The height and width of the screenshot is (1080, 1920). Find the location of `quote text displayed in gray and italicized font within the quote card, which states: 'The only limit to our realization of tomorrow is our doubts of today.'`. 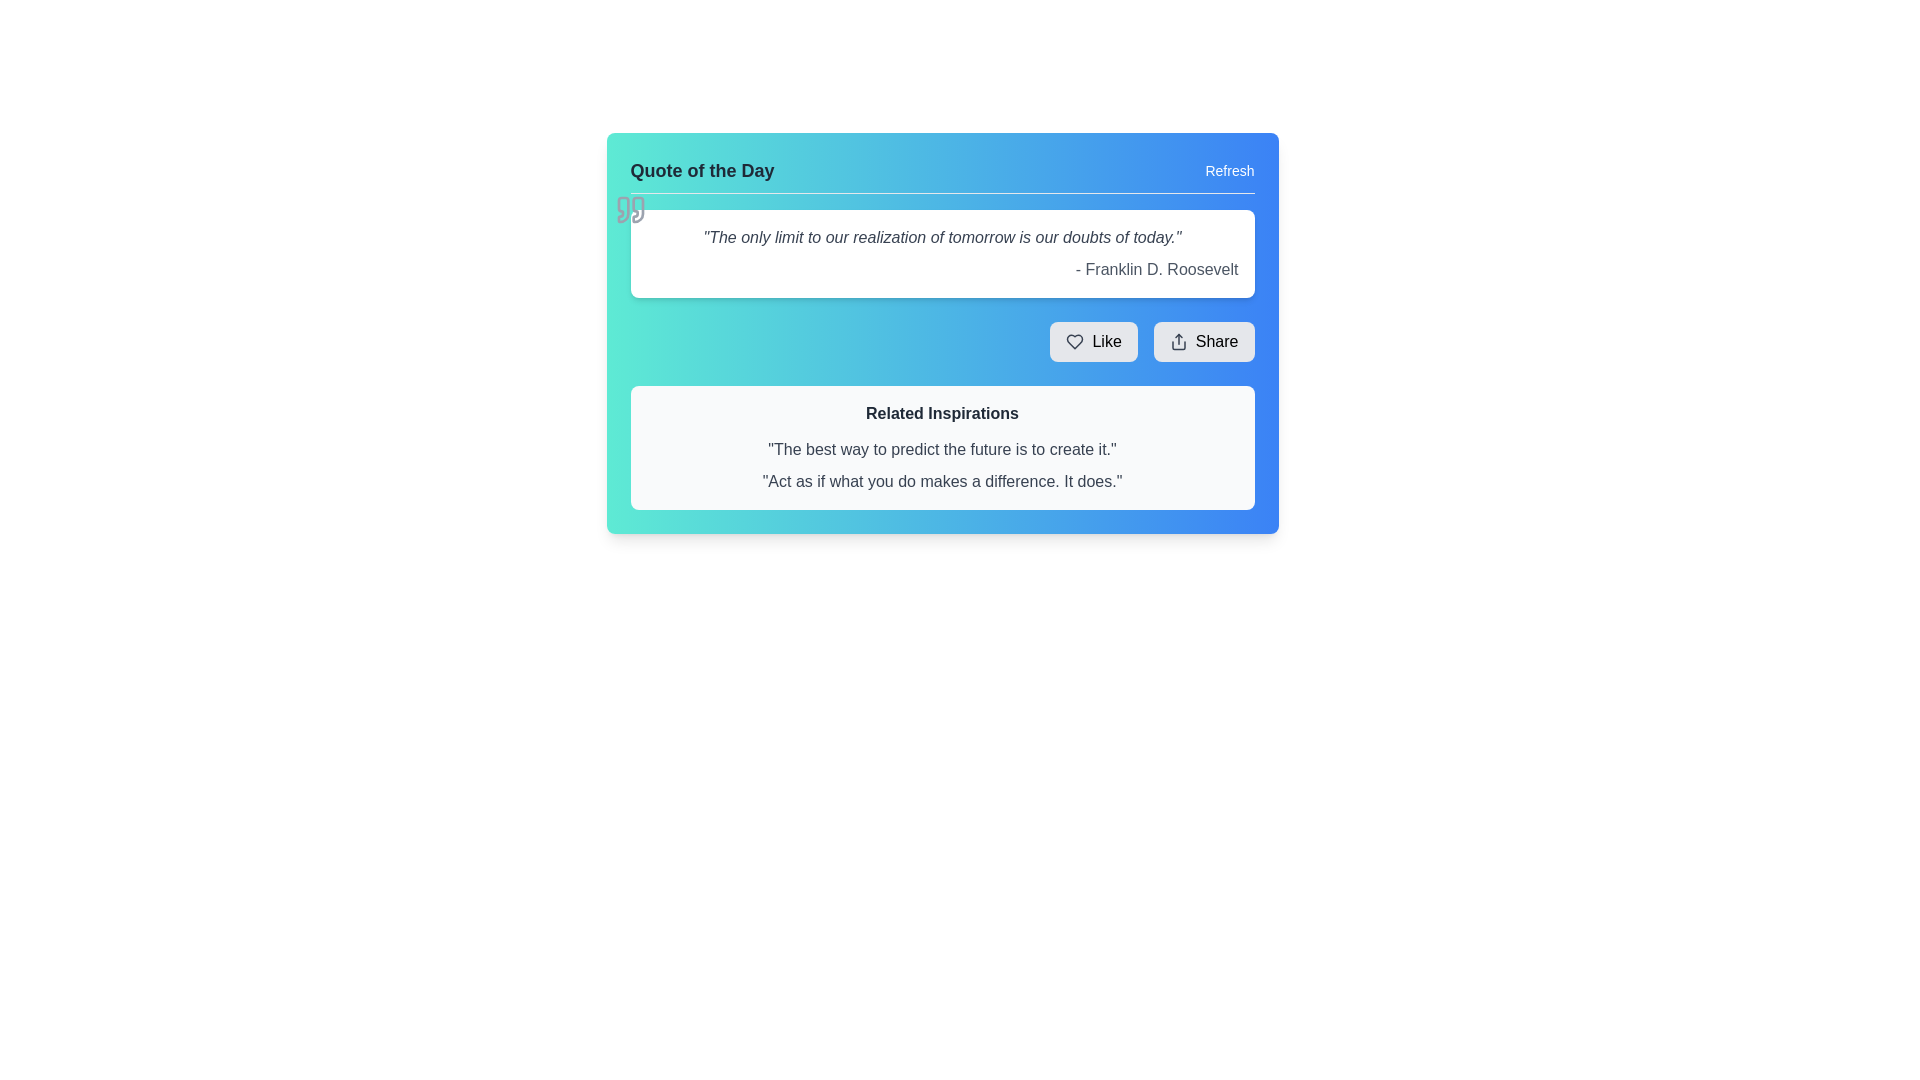

quote text displayed in gray and italicized font within the quote card, which states: 'The only limit to our realization of tomorrow is our doubts of today.' is located at coordinates (941, 237).